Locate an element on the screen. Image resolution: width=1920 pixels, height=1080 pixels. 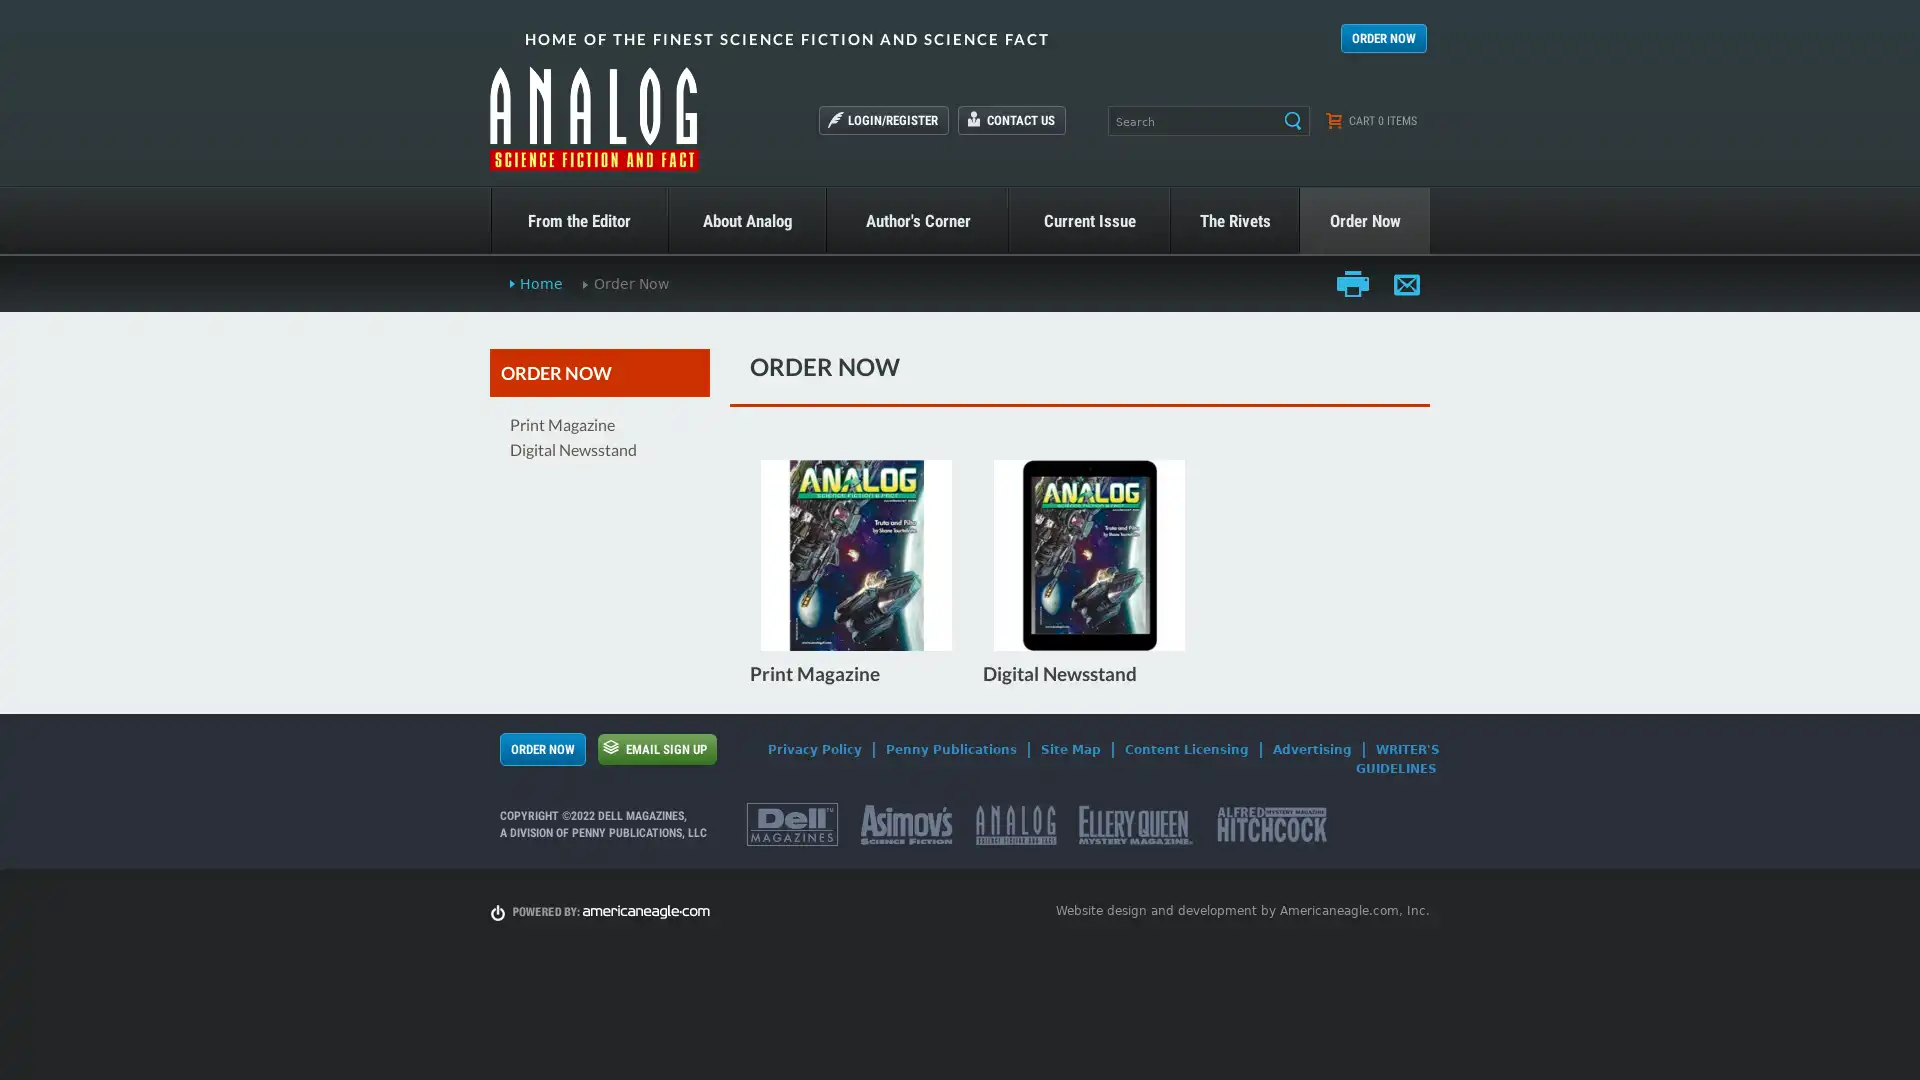
Search is located at coordinates (1292, 120).